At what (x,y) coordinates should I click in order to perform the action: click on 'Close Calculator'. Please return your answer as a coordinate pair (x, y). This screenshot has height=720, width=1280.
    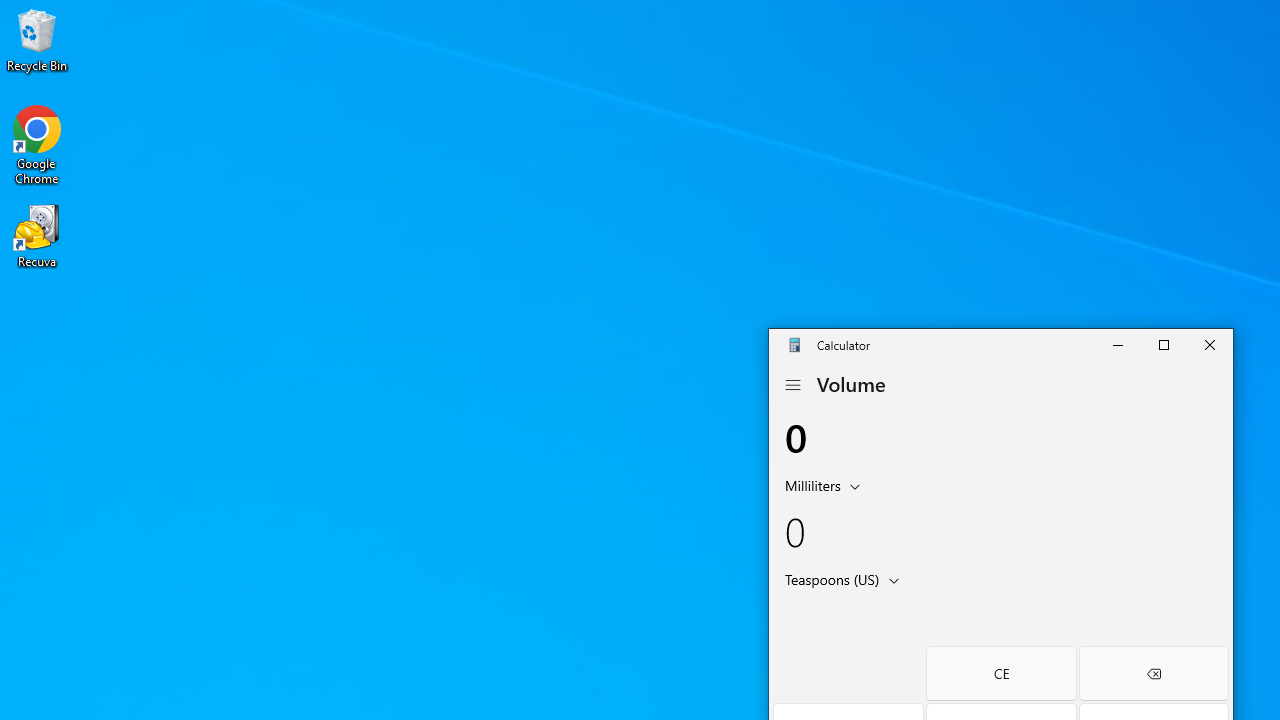
    Looking at the image, I should click on (1208, 343).